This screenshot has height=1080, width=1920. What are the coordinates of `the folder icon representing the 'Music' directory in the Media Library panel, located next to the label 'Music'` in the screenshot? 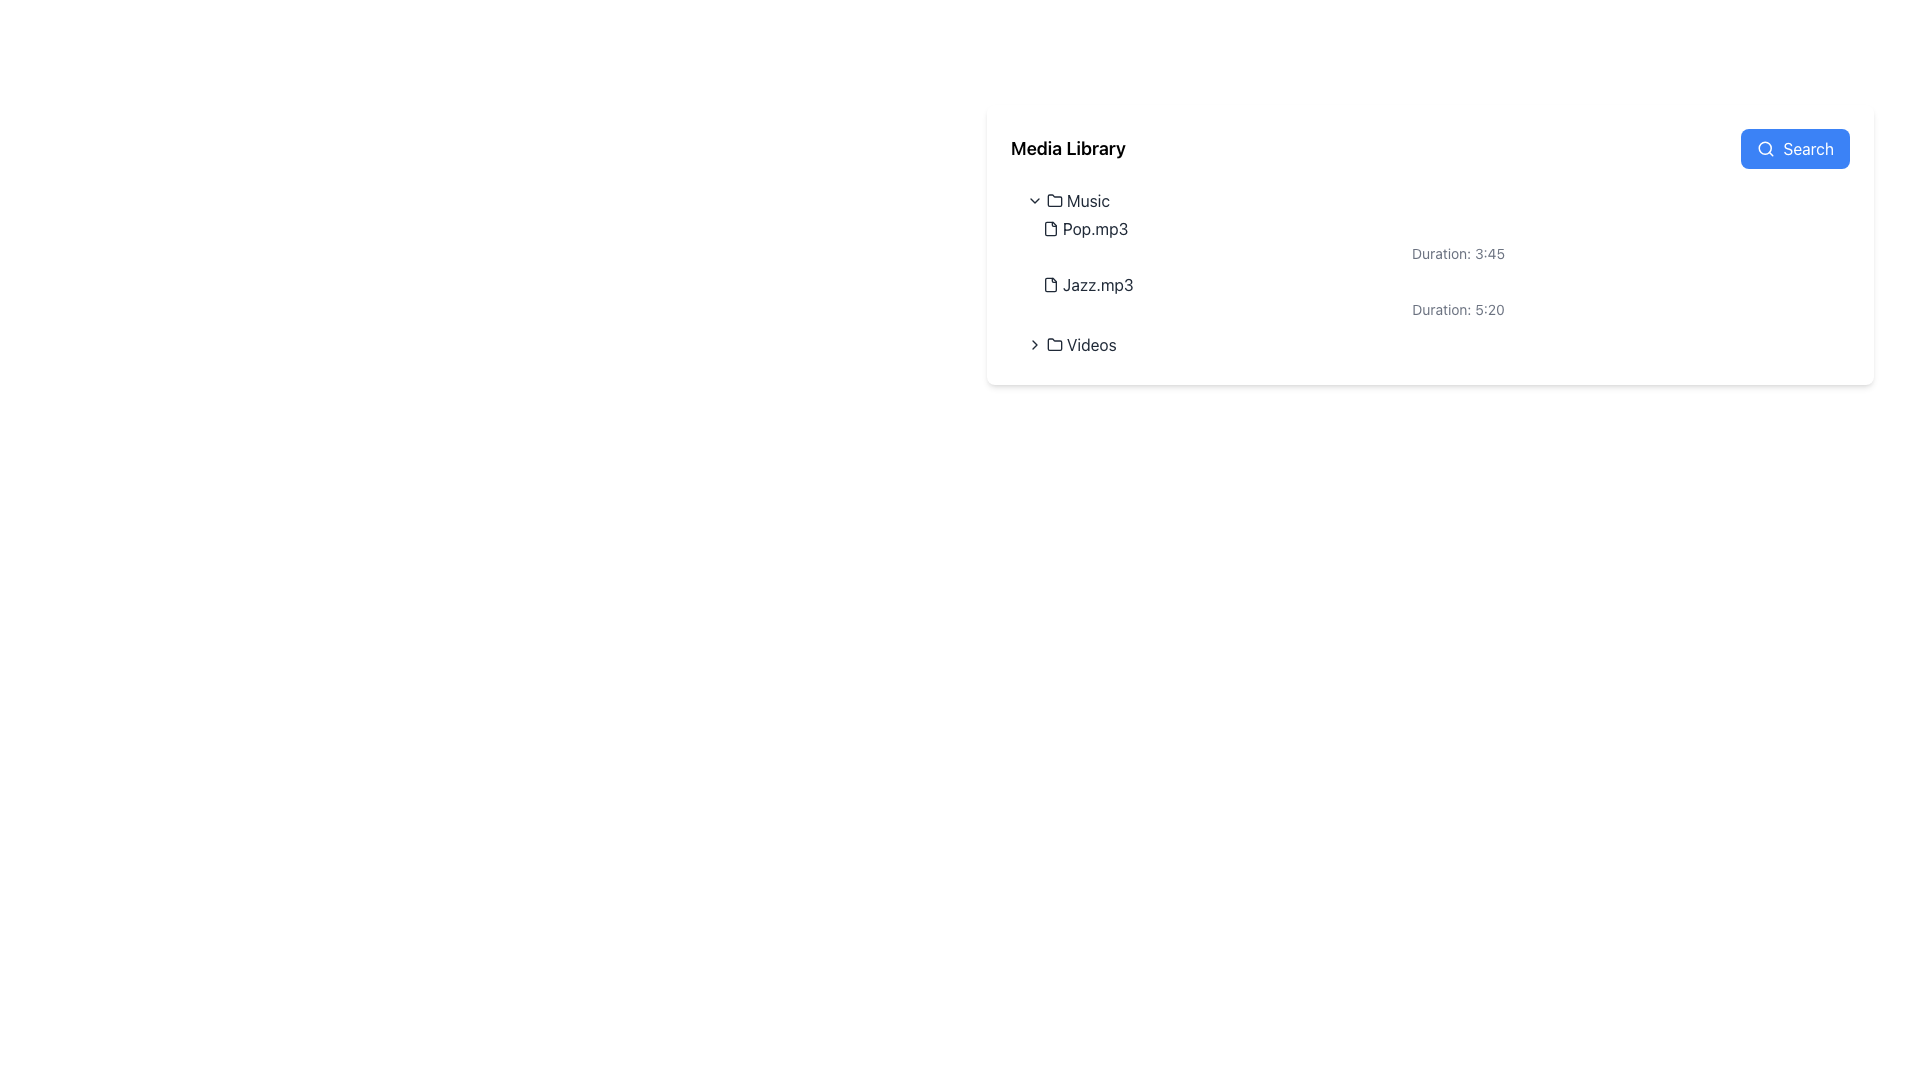 It's located at (1054, 200).